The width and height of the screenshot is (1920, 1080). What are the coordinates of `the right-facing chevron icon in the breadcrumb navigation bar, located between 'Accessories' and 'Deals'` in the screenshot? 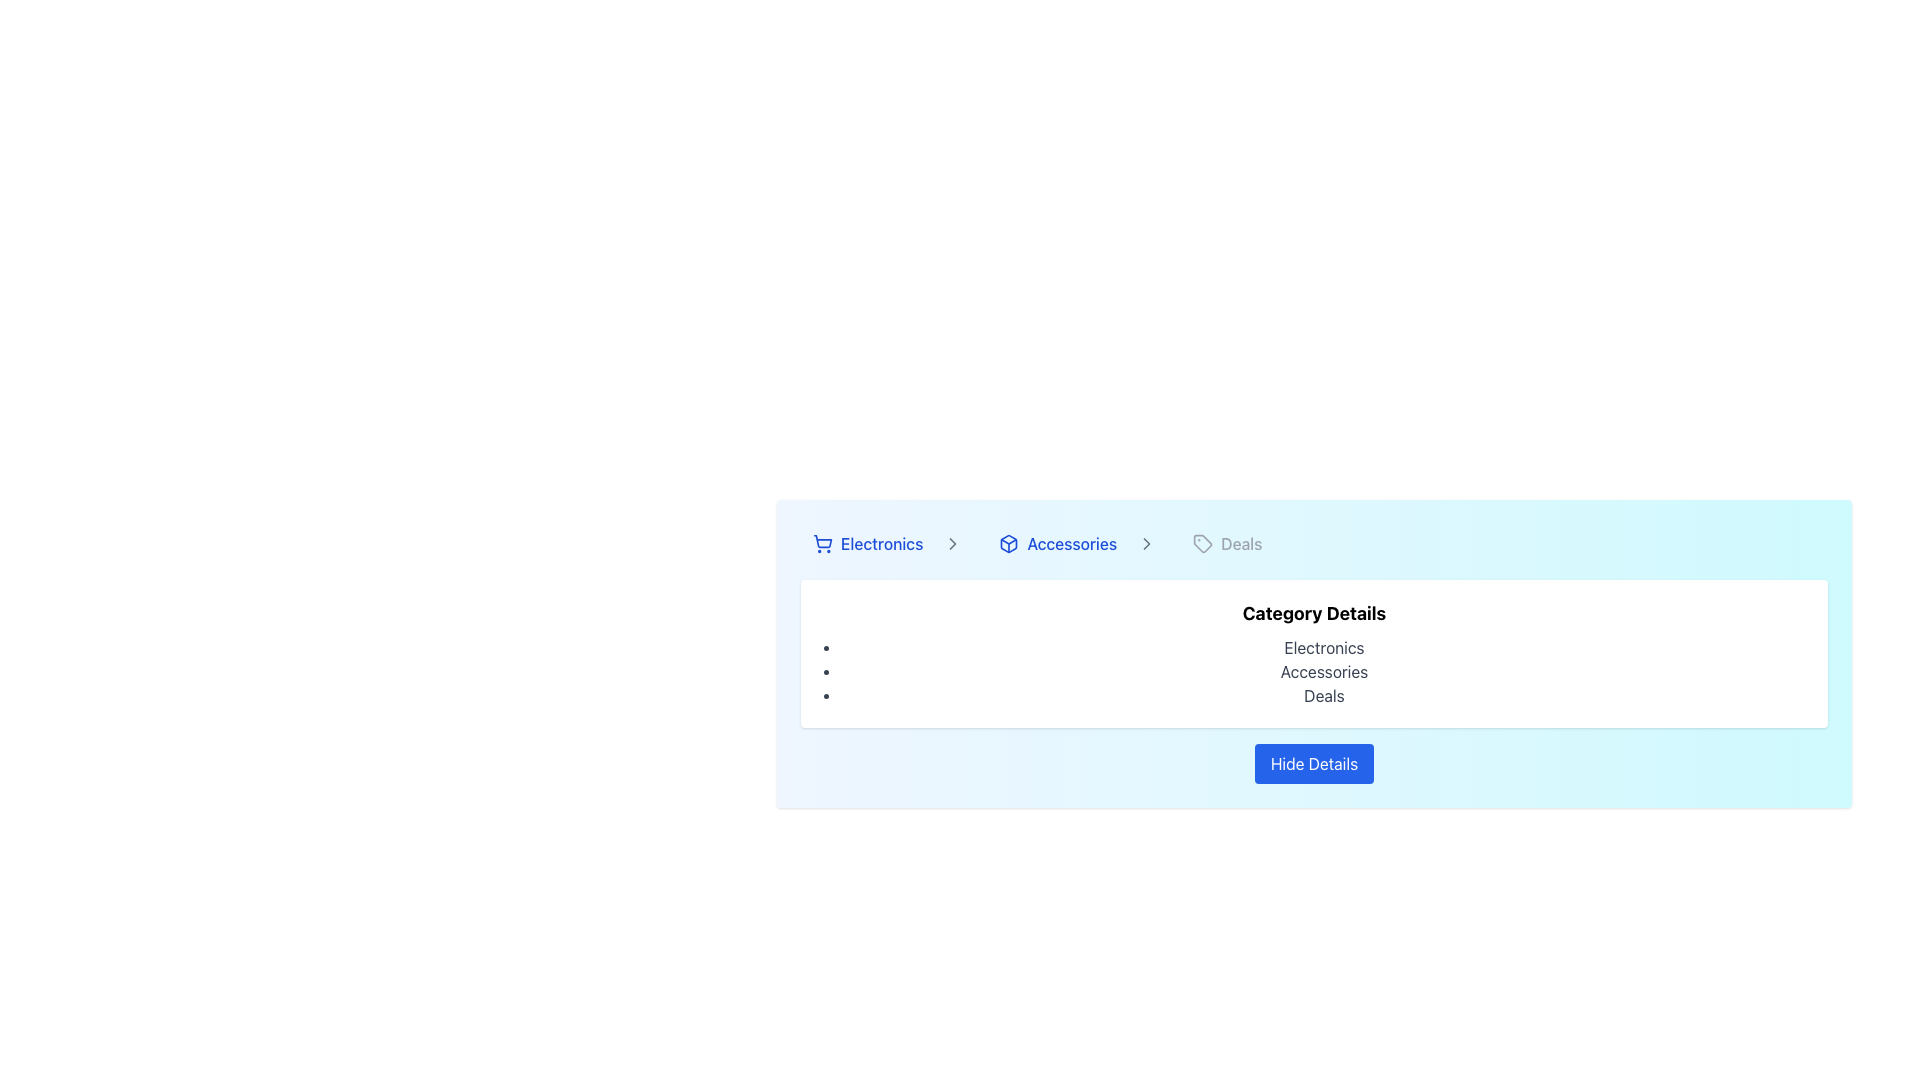 It's located at (1147, 543).